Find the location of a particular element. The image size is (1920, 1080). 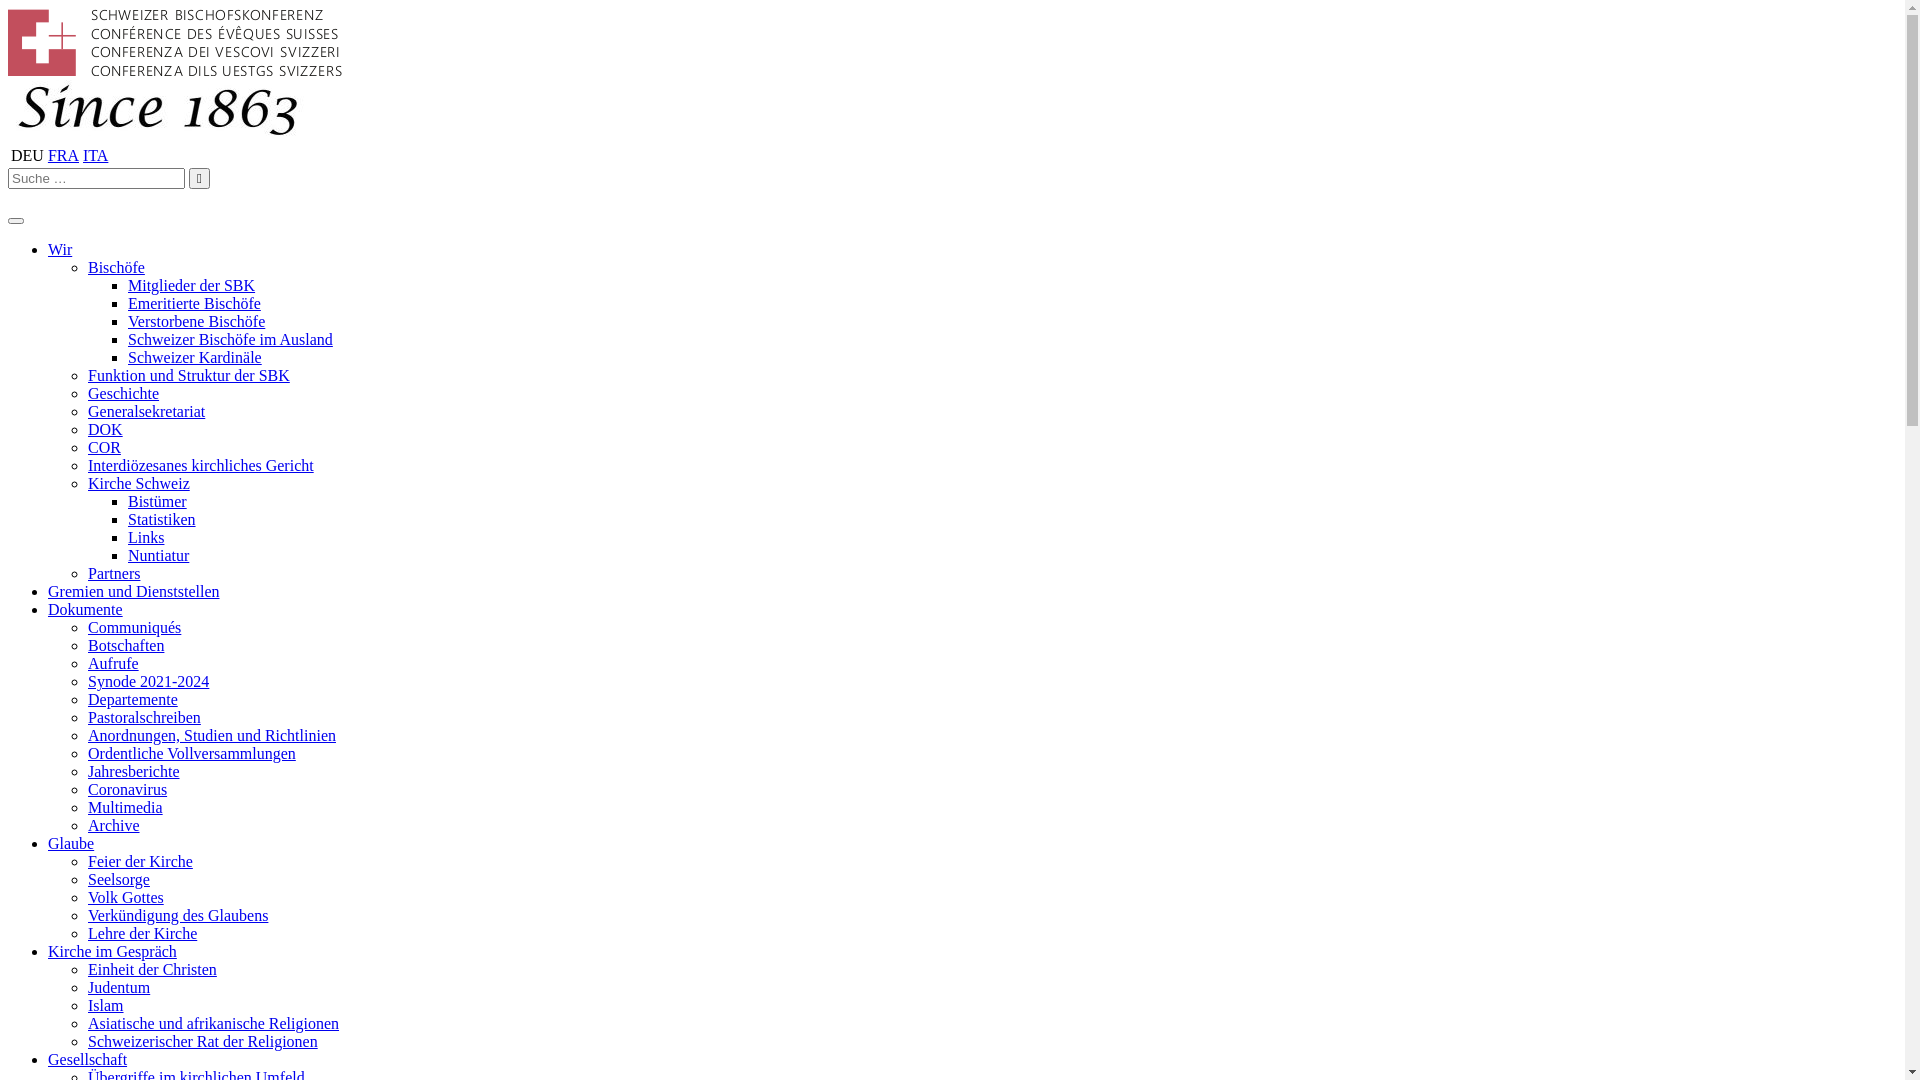

'Anordnungen, Studien und Richtlinien' is located at coordinates (86, 735).